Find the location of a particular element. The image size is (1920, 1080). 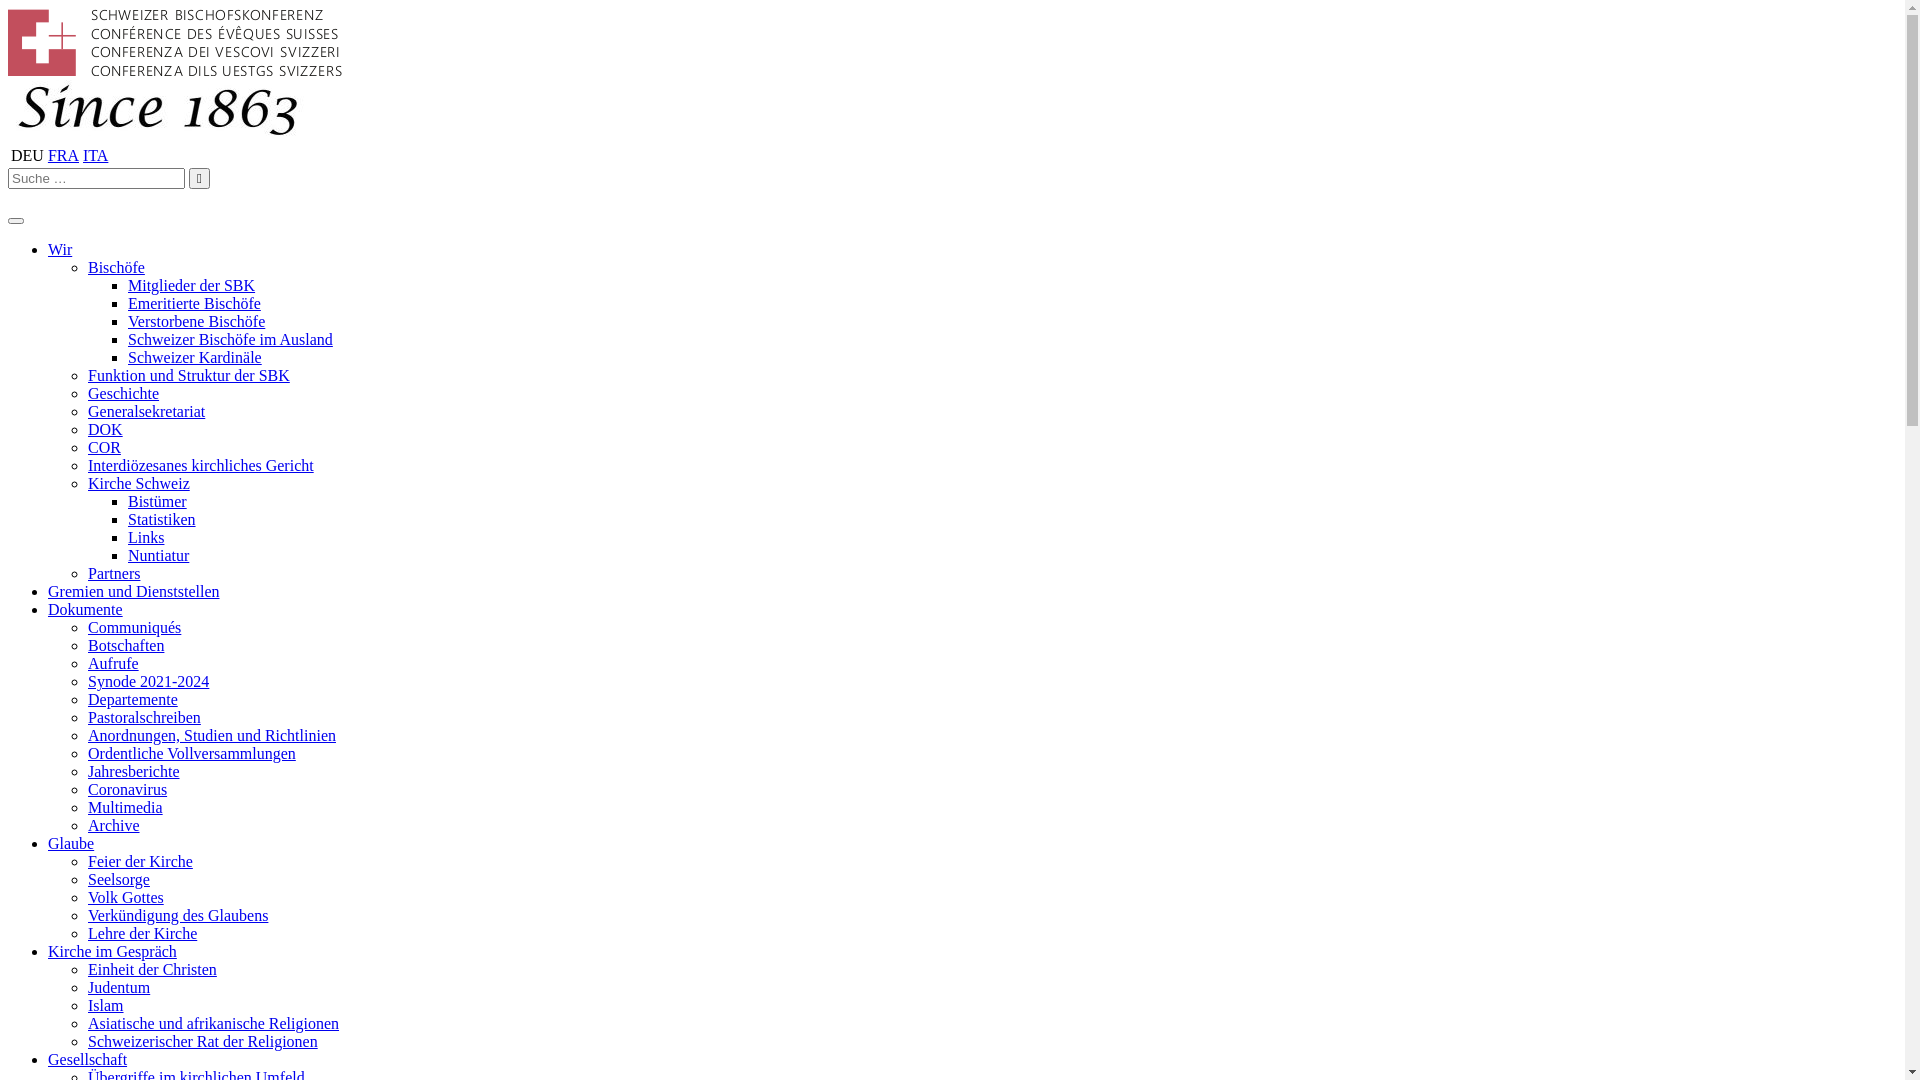

'Anordnungen, Studien und Richtlinien' is located at coordinates (86, 735).